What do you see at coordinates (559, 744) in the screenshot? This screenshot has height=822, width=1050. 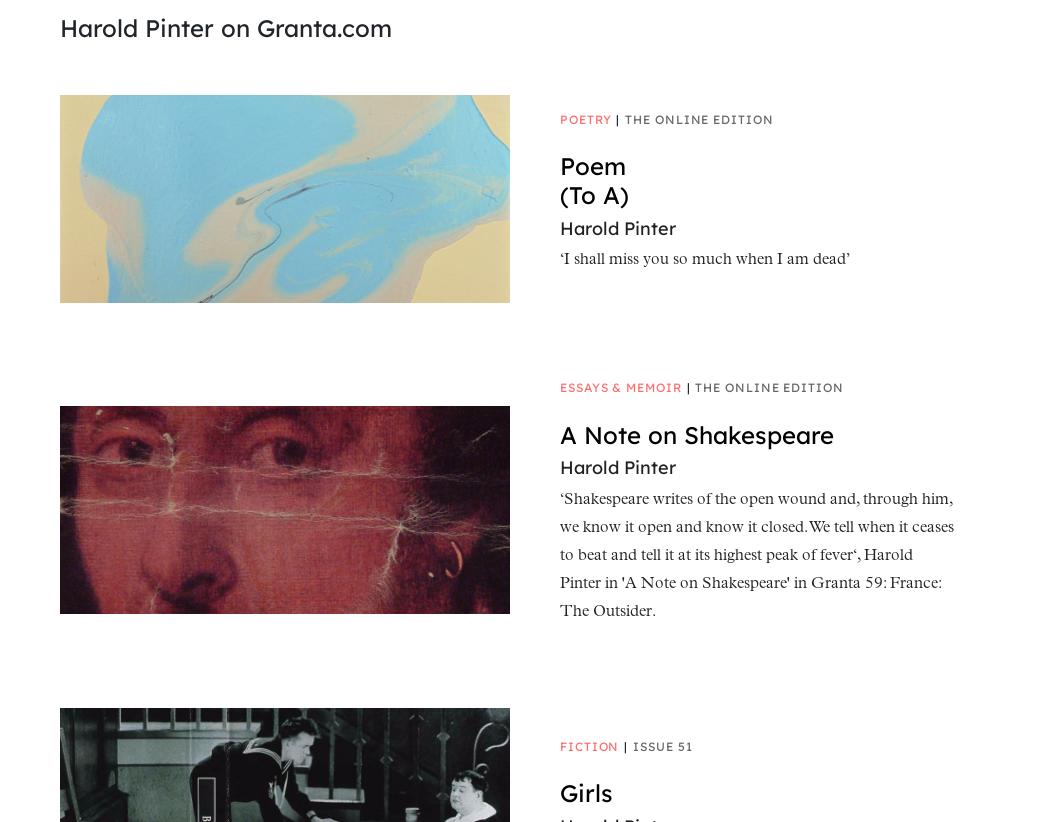 I see `'Fiction'` at bounding box center [559, 744].